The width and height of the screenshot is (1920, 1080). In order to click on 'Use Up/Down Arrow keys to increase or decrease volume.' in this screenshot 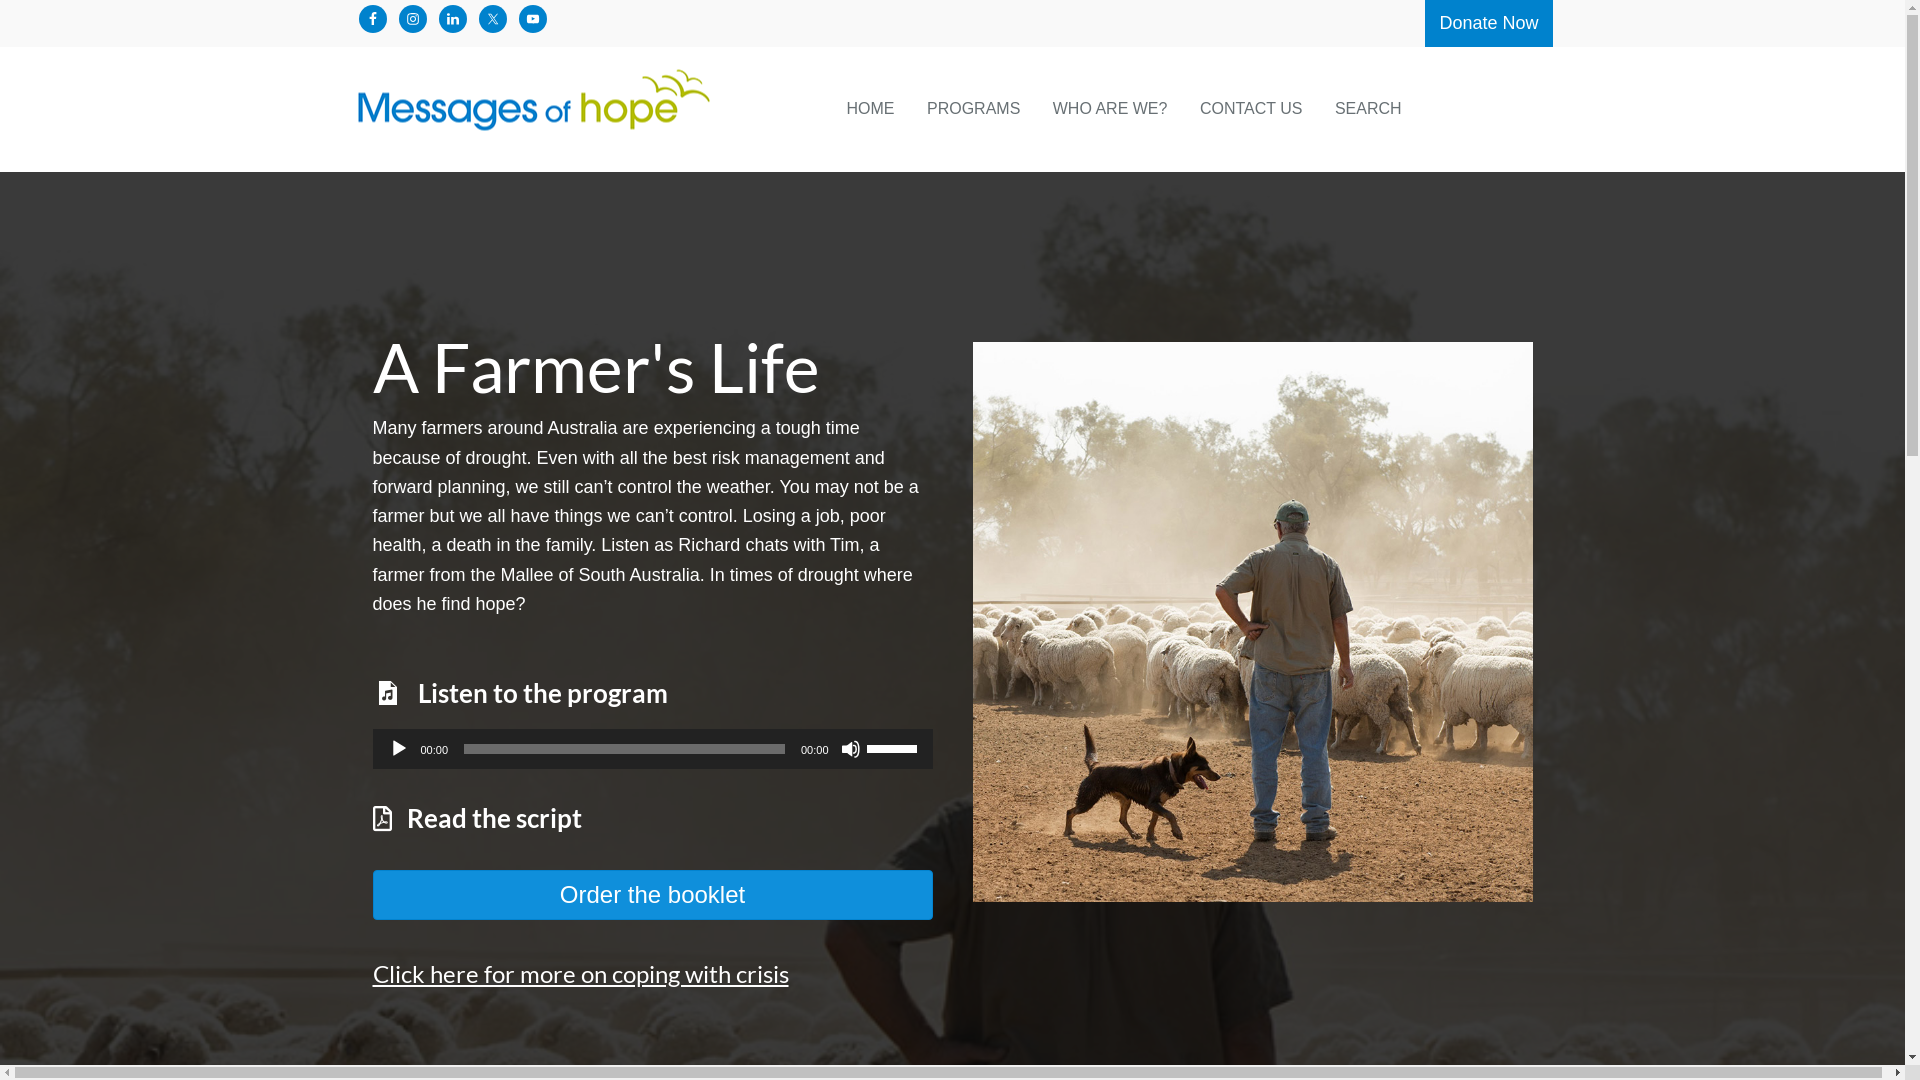, I will do `click(892, 747)`.